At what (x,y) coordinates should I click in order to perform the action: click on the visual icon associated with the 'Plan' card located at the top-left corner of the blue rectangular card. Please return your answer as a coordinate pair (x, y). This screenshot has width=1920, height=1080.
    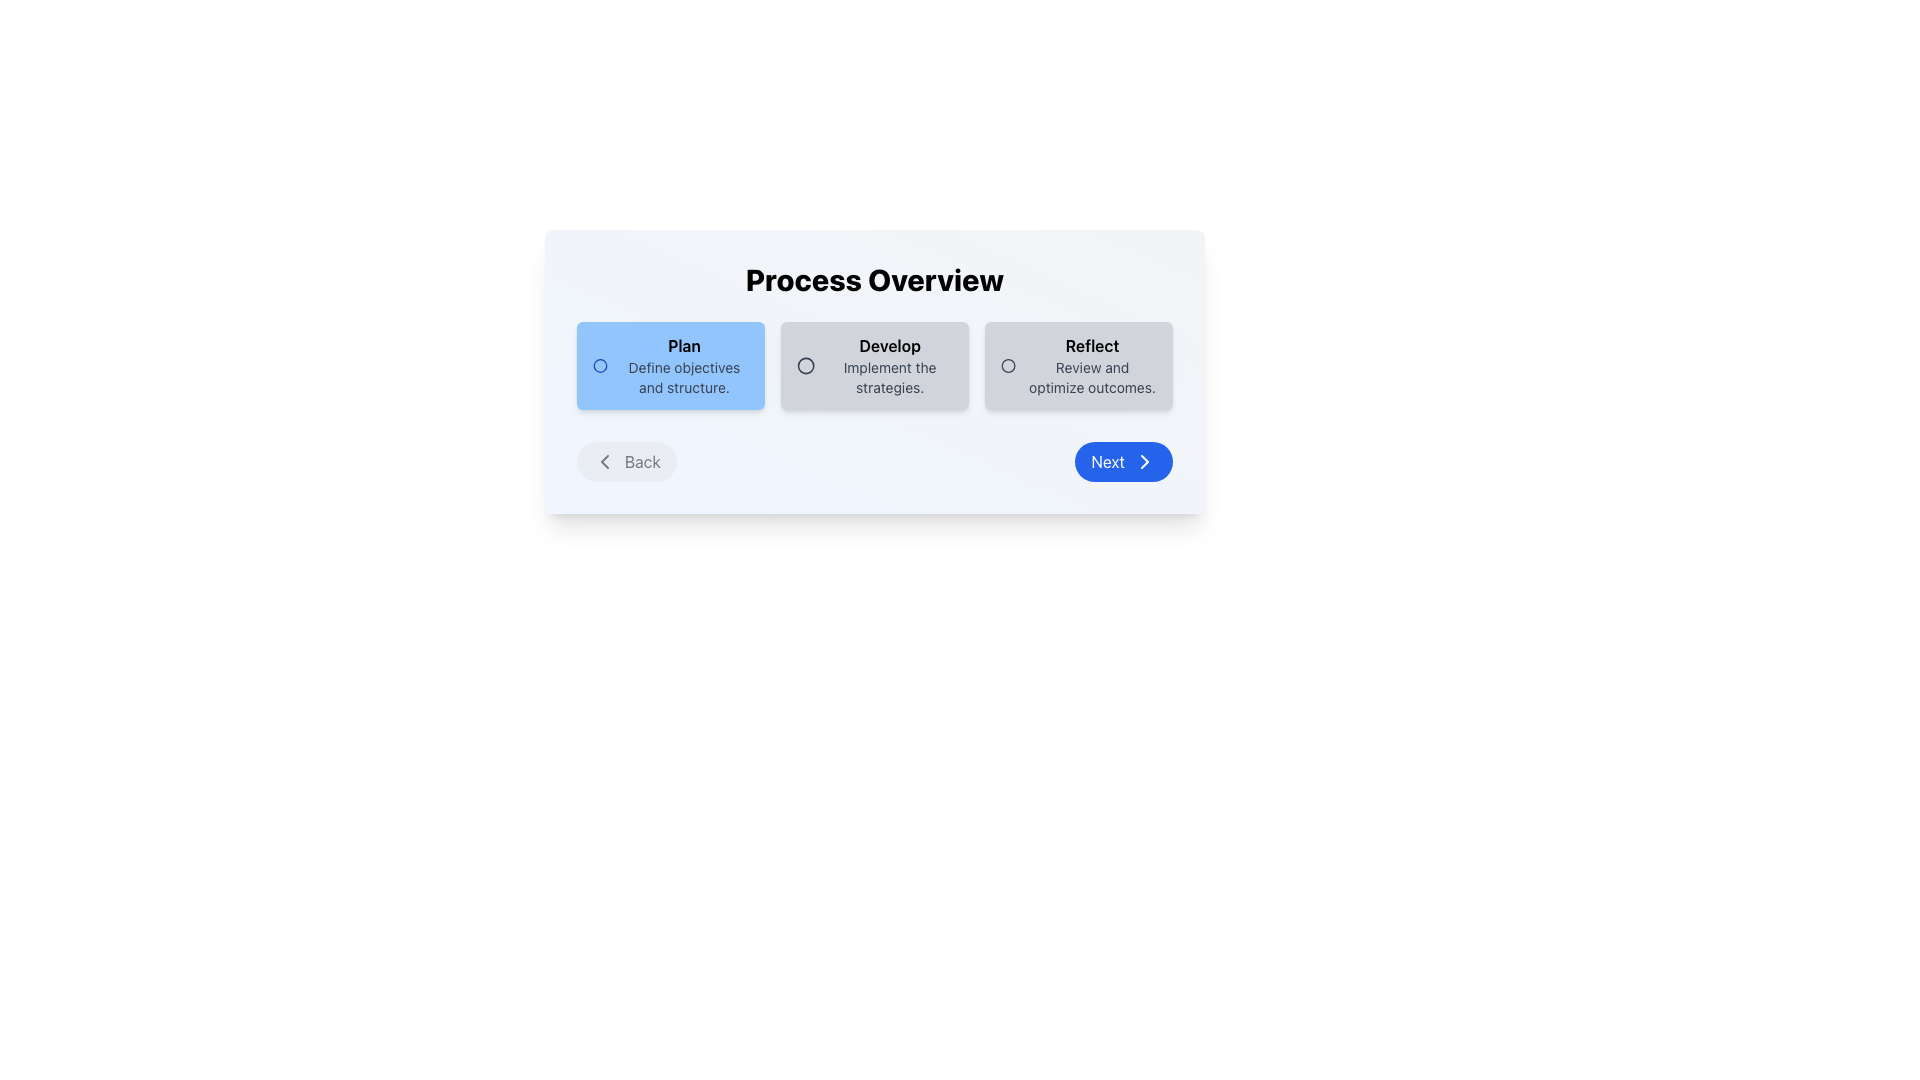
    Looking at the image, I should click on (599, 366).